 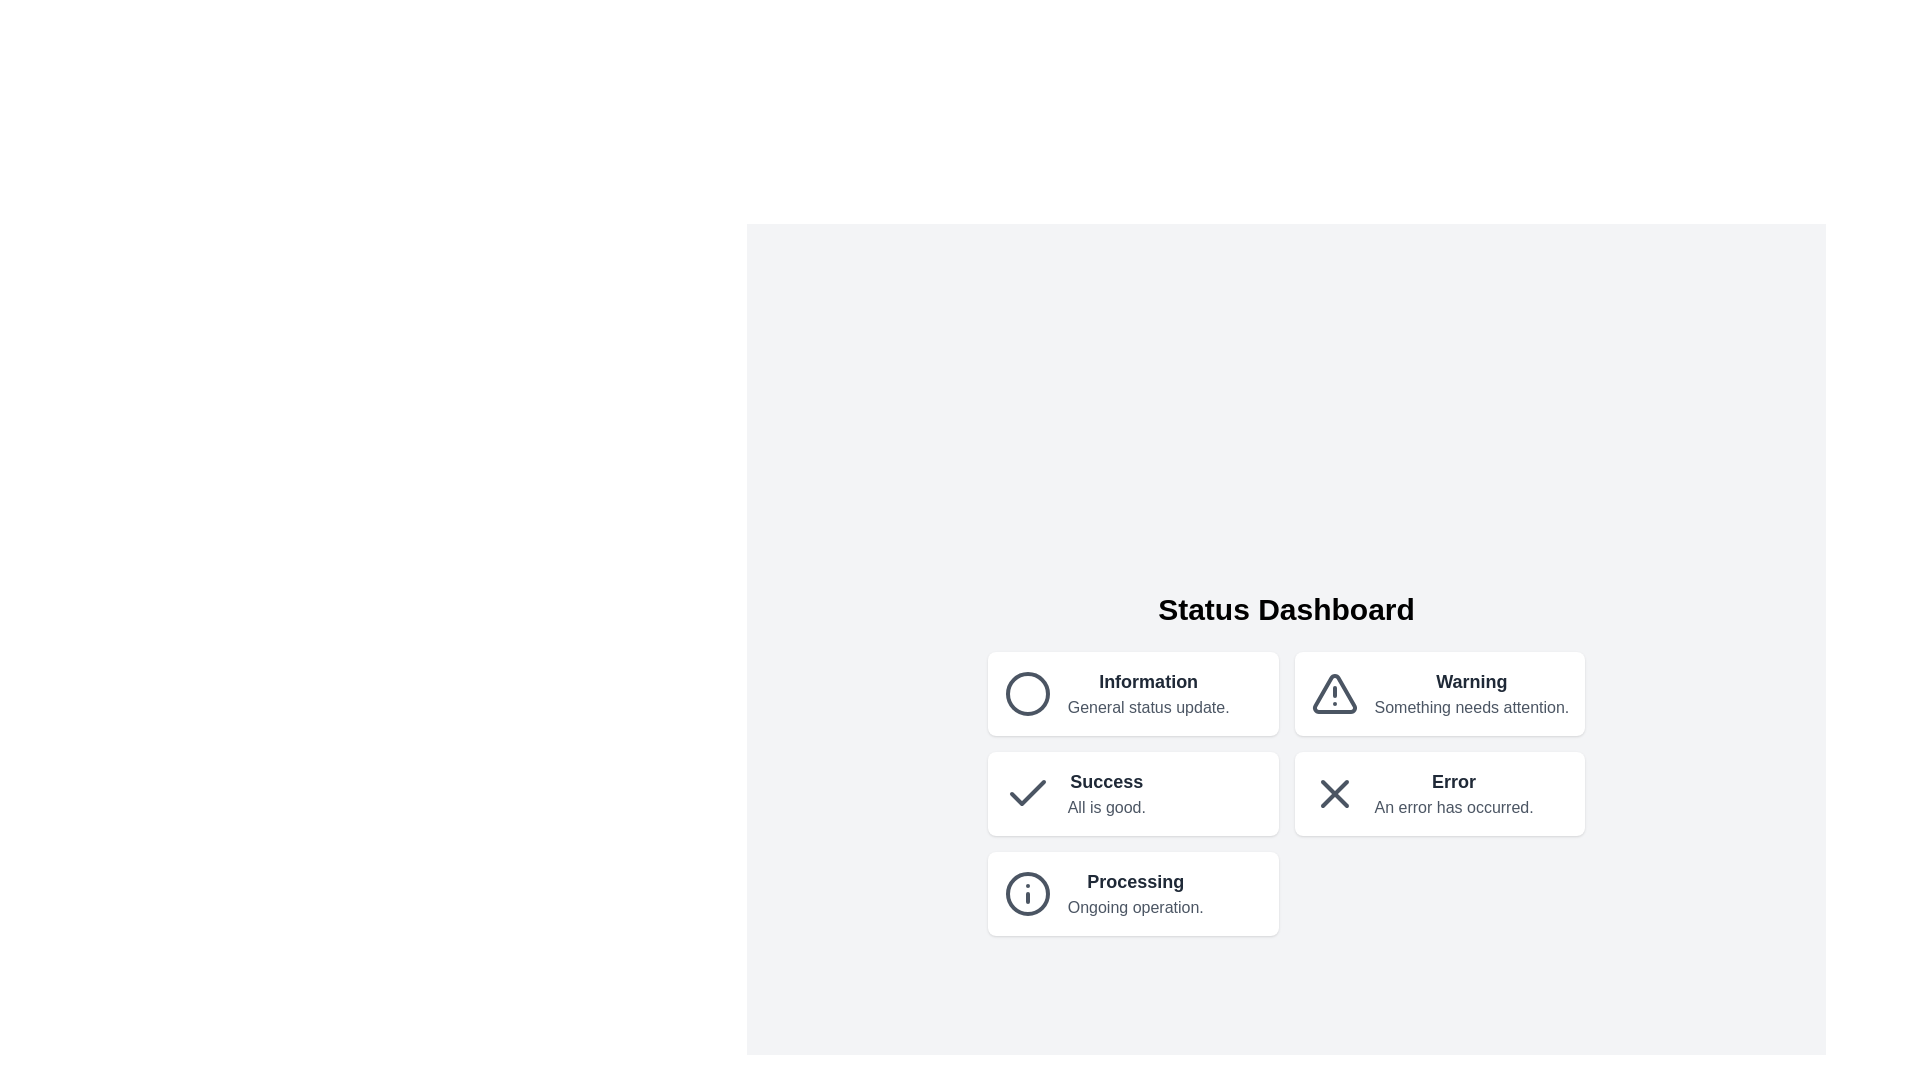 What do you see at coordinates (1334, 793) in the screenshot?
I see `the 'x' symbol icon` at bounding box center [1334, 793].